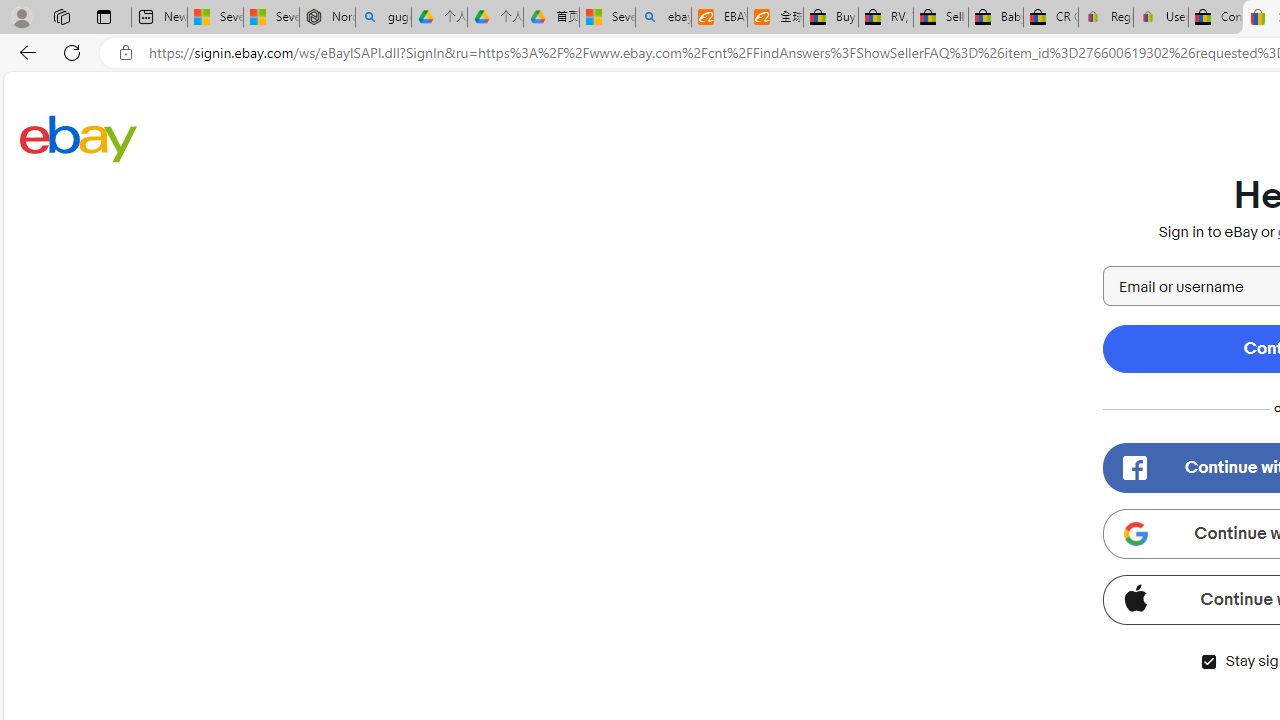 This screenshot has width=1280, height=720. I want to click on 'guge yunpan - Search', so click(383, 17).